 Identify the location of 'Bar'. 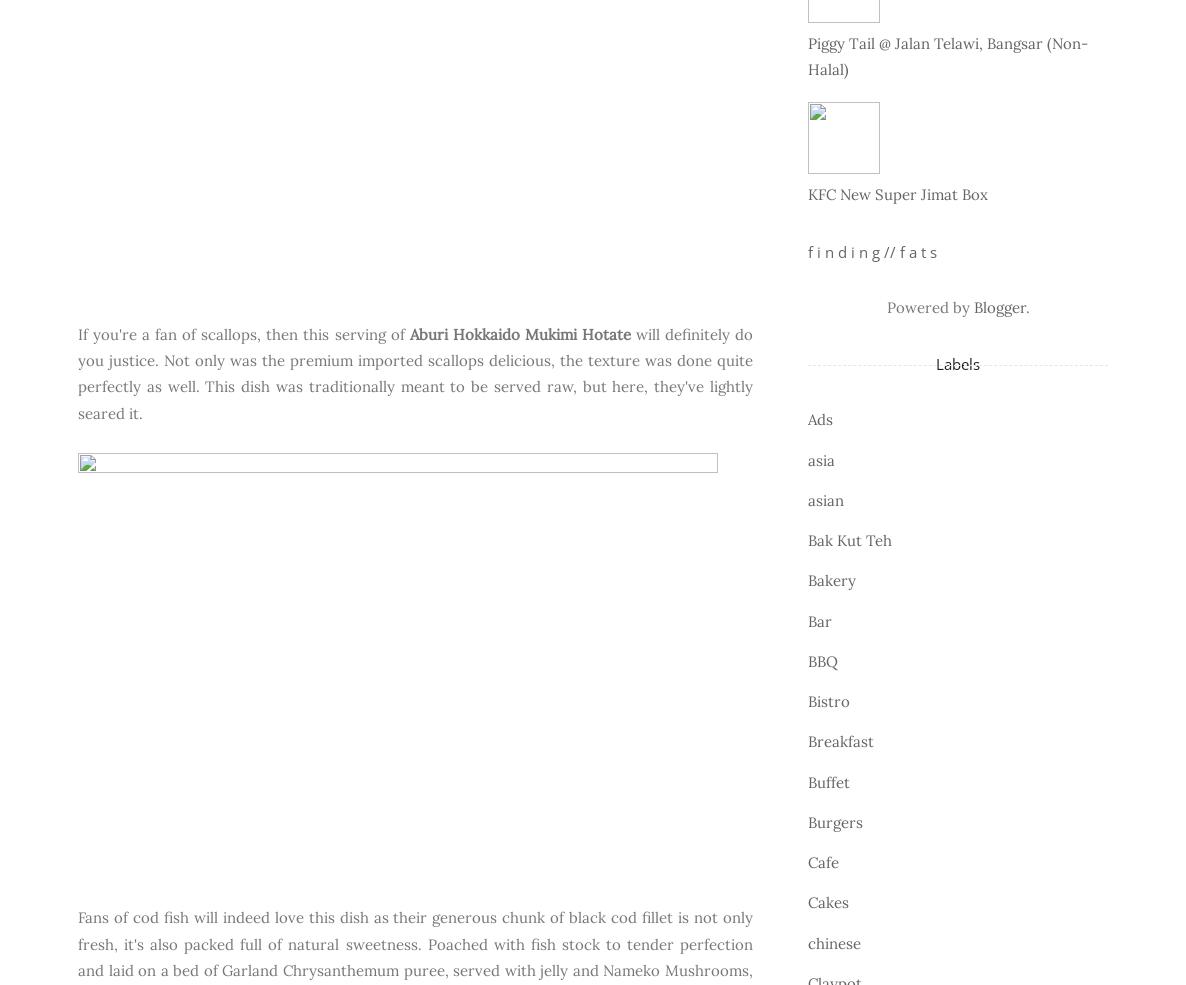
(808, 619).